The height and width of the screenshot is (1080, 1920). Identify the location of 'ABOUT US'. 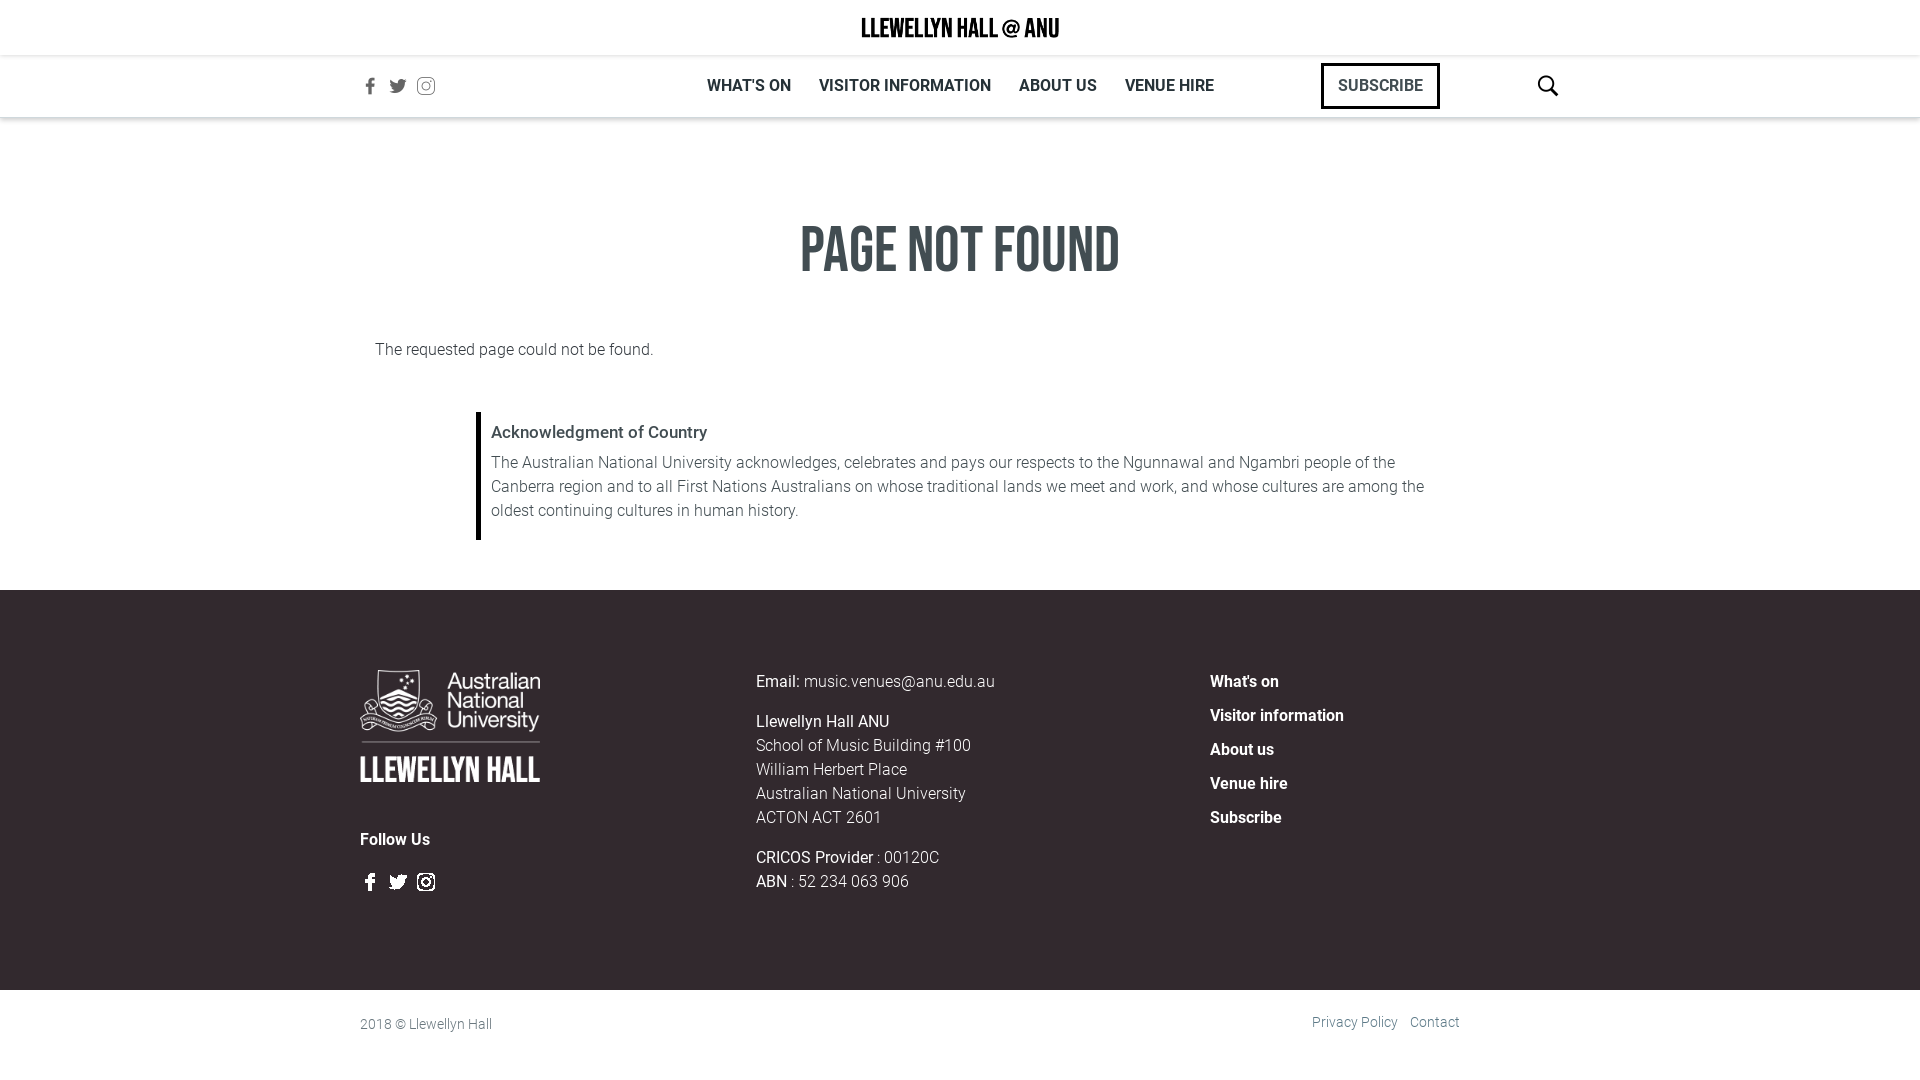
(1055, 84).